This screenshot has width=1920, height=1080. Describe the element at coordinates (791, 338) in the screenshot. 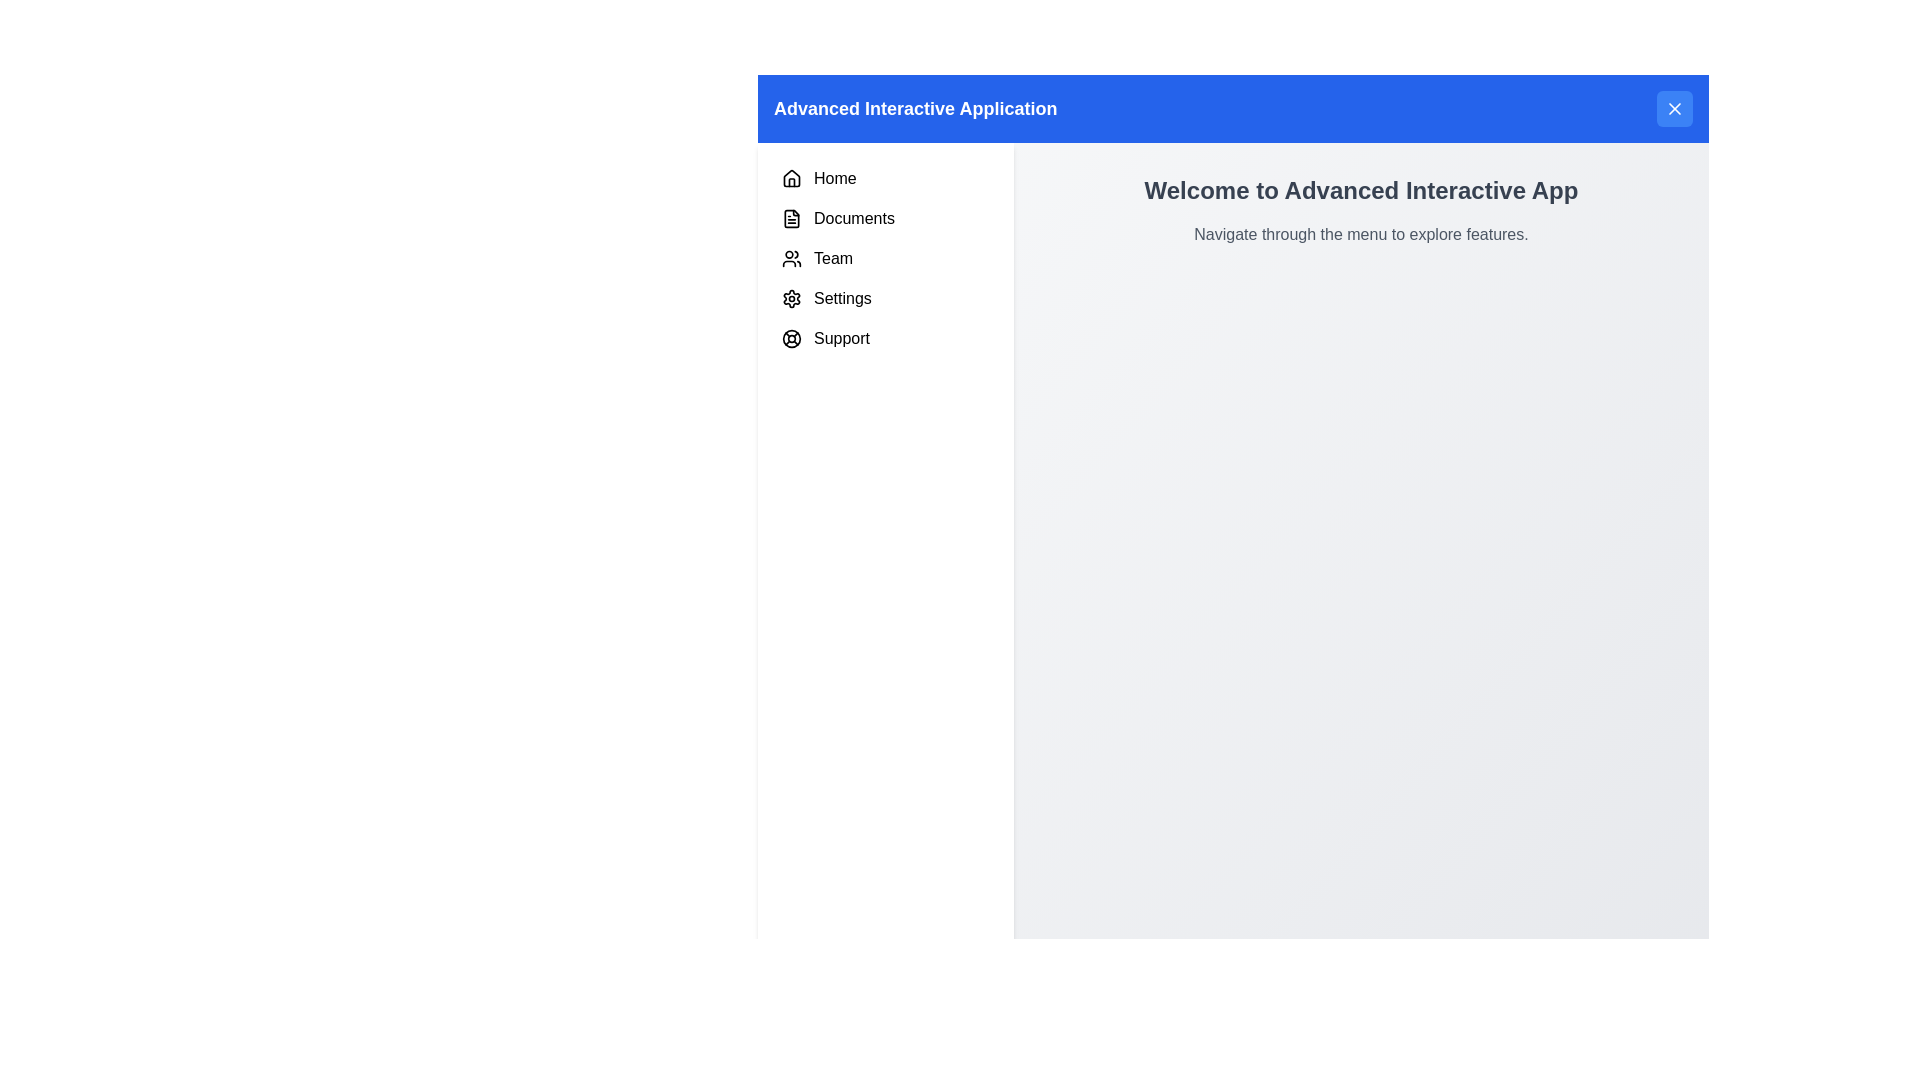

I see `the circular life buoy icon in the sidebar navigation, located next to the text 'Support'` at that location.